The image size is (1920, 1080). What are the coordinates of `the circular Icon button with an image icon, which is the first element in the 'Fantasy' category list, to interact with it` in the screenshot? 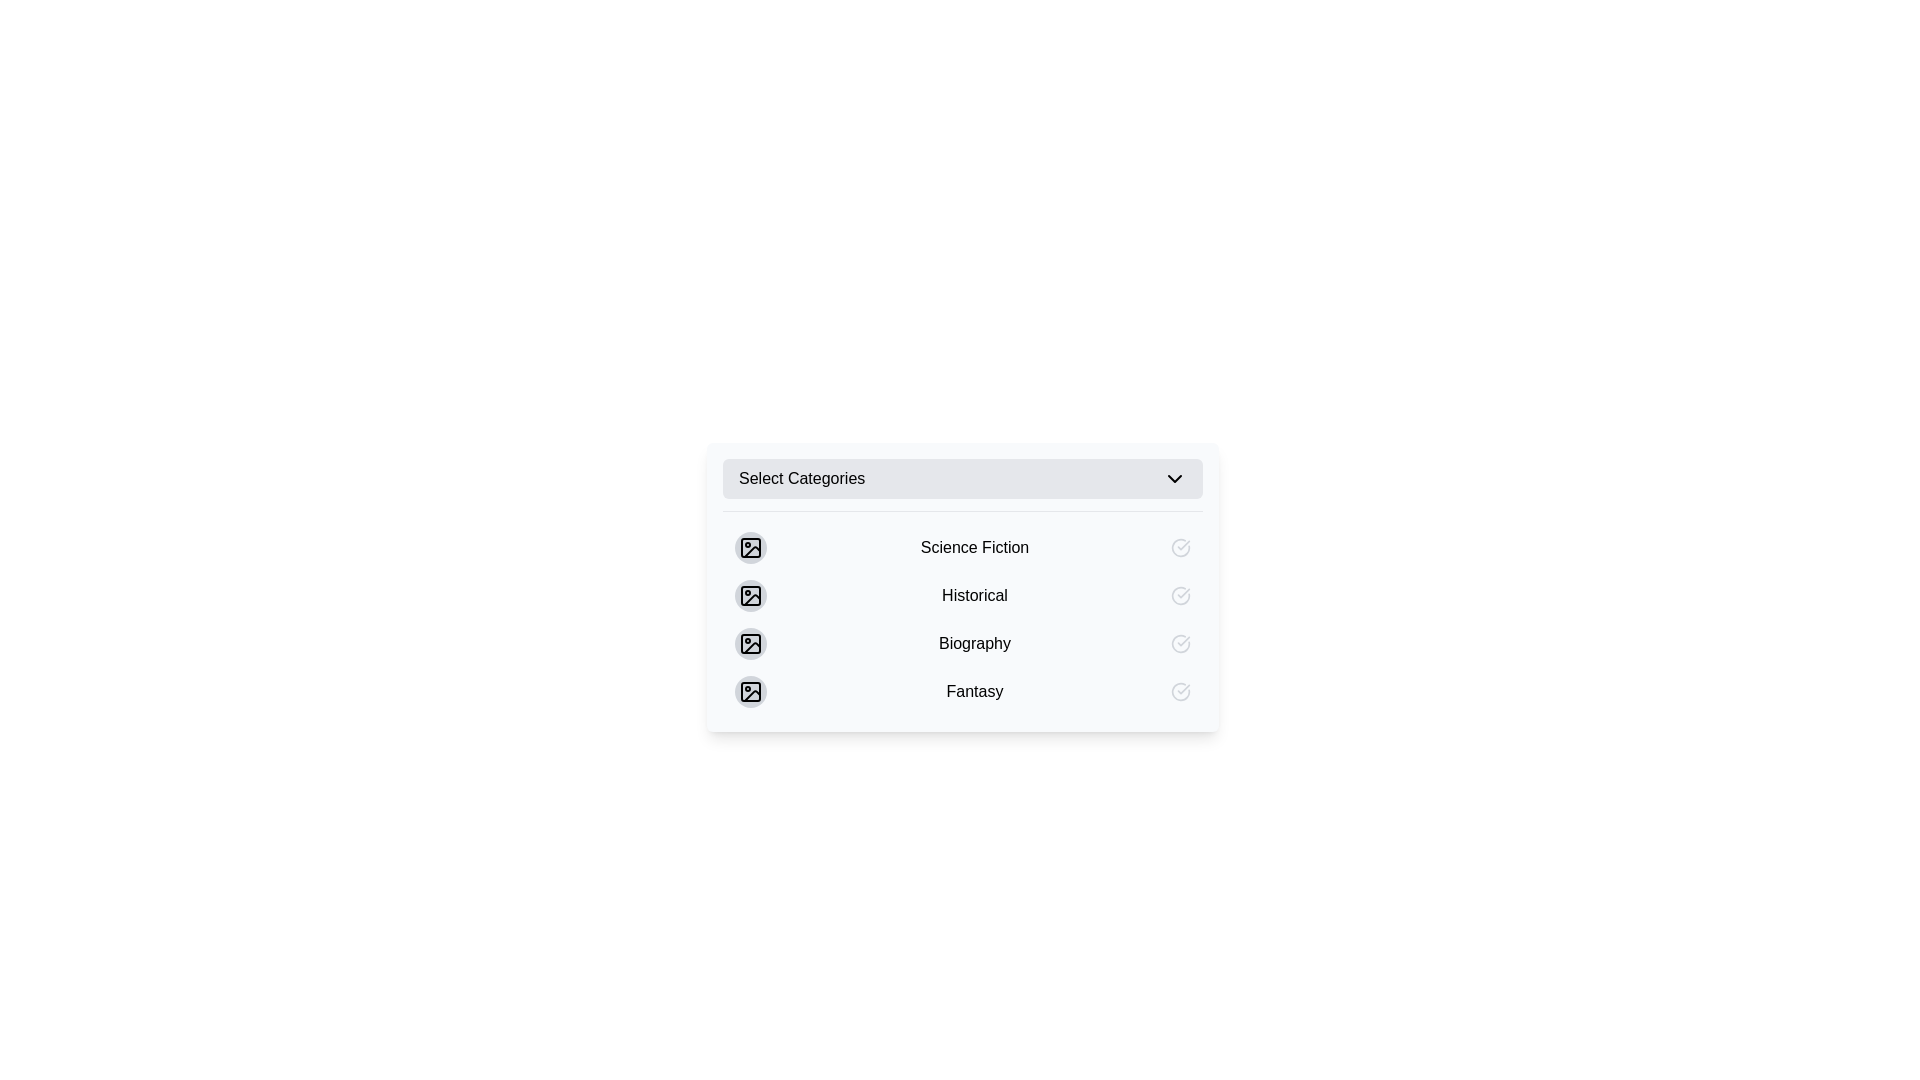 It's located at (749, 690).